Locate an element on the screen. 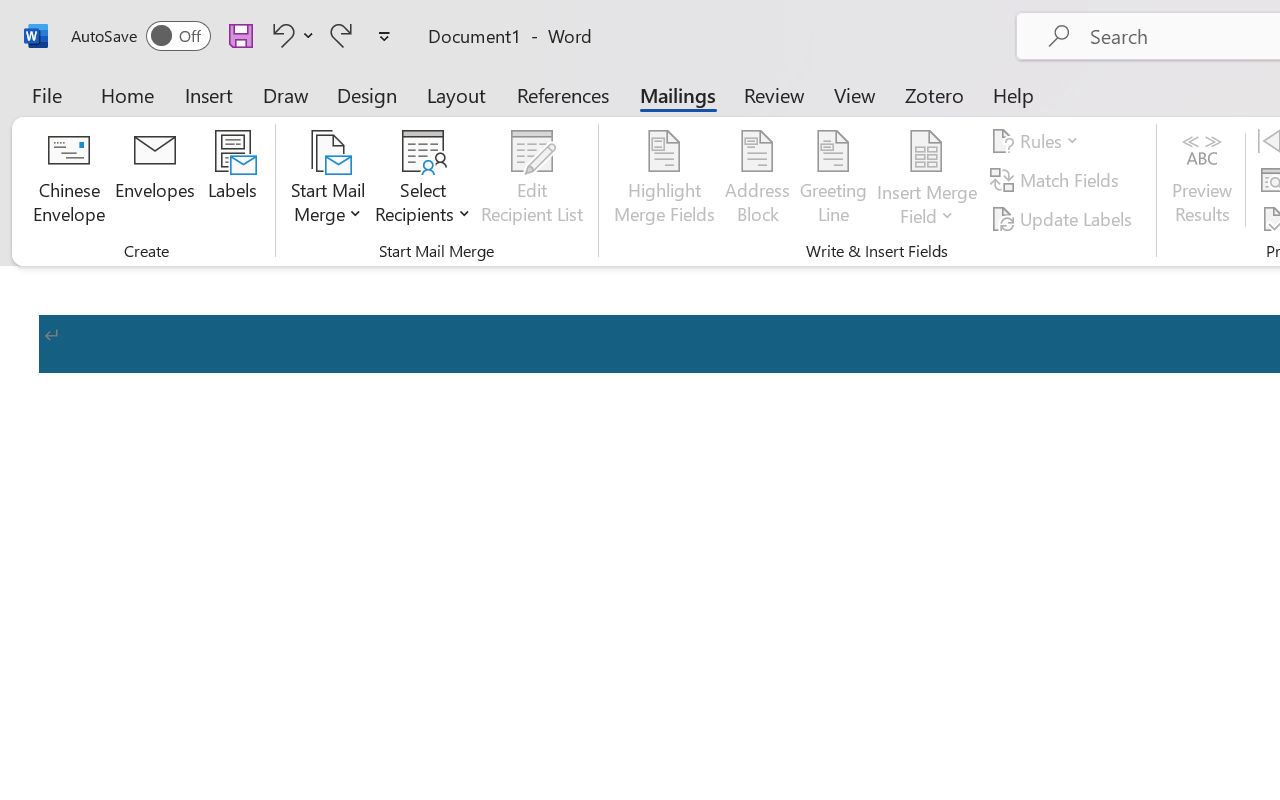 This screenshot has width=1280, height=800. 'Update Labels' is located at coordinates (1063, 218).